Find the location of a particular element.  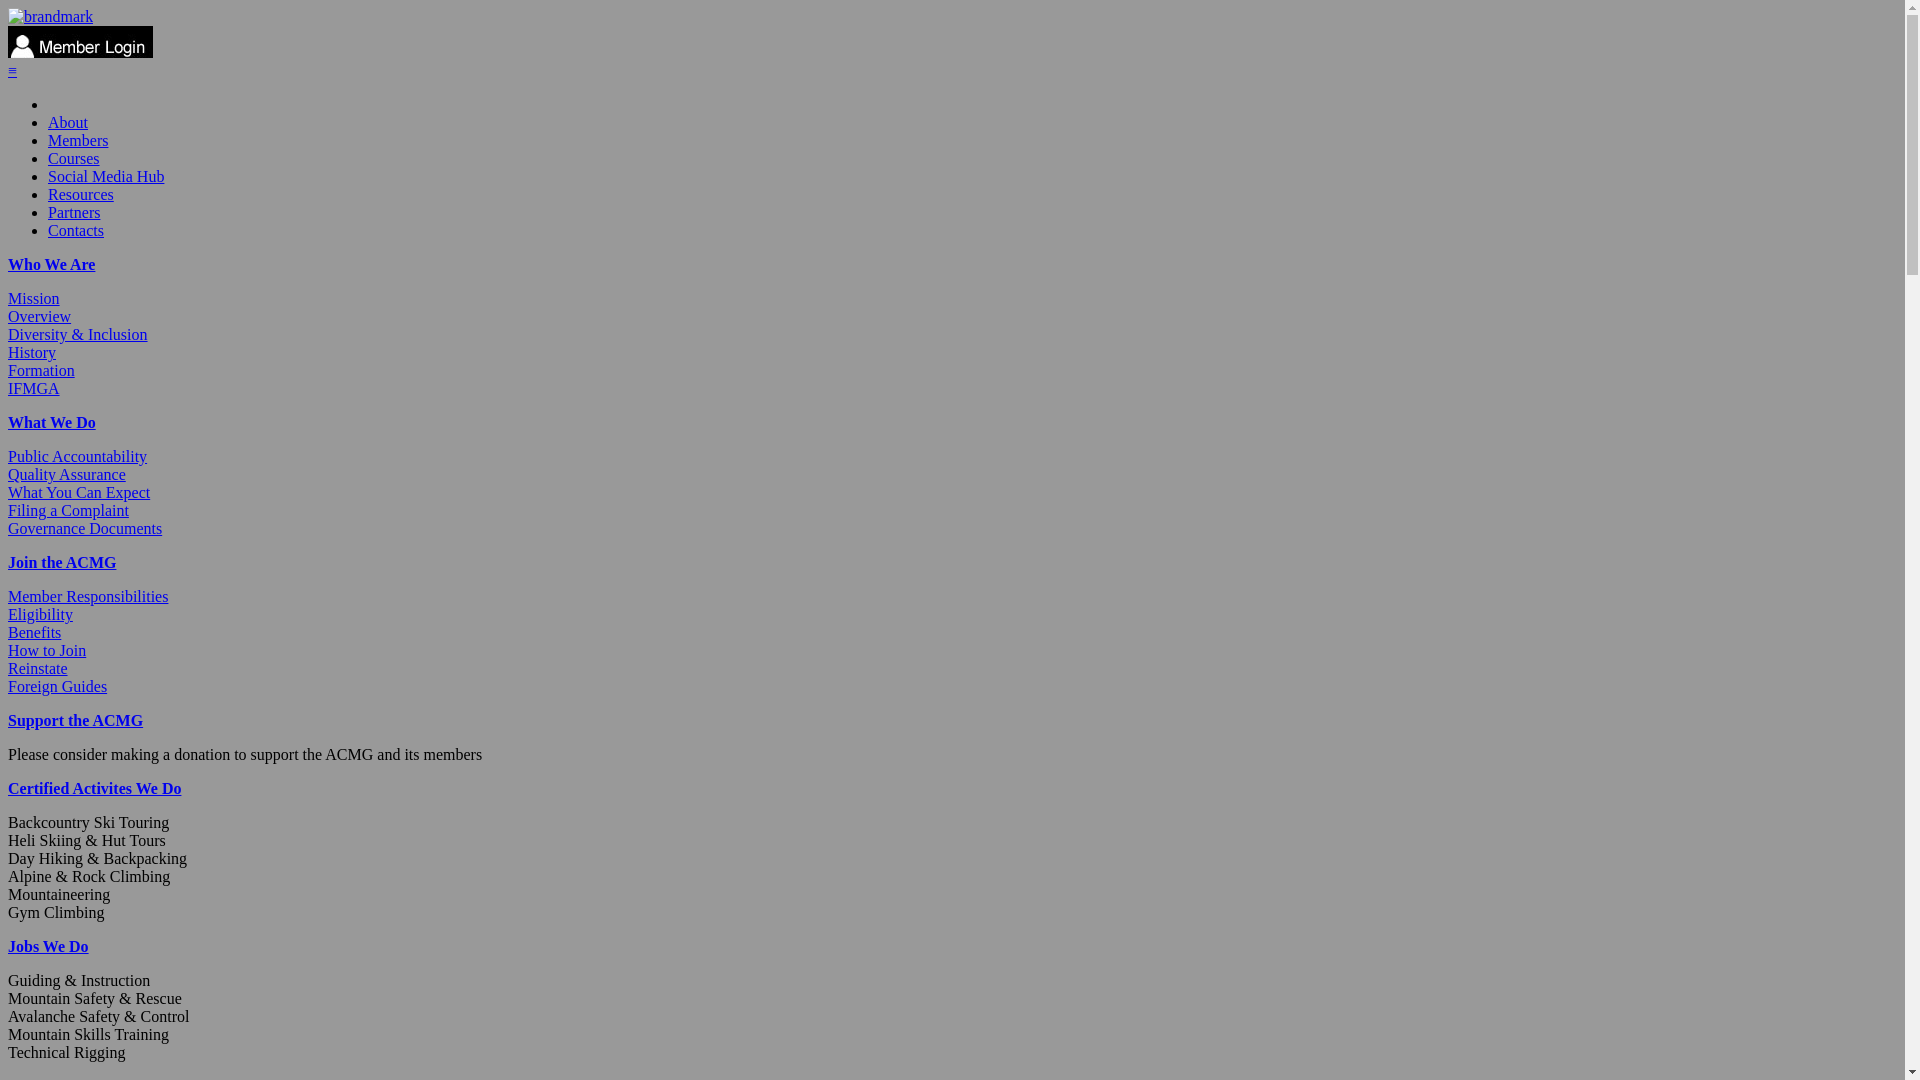

'Member Responsibilities' is located at coordinates (86, 595).